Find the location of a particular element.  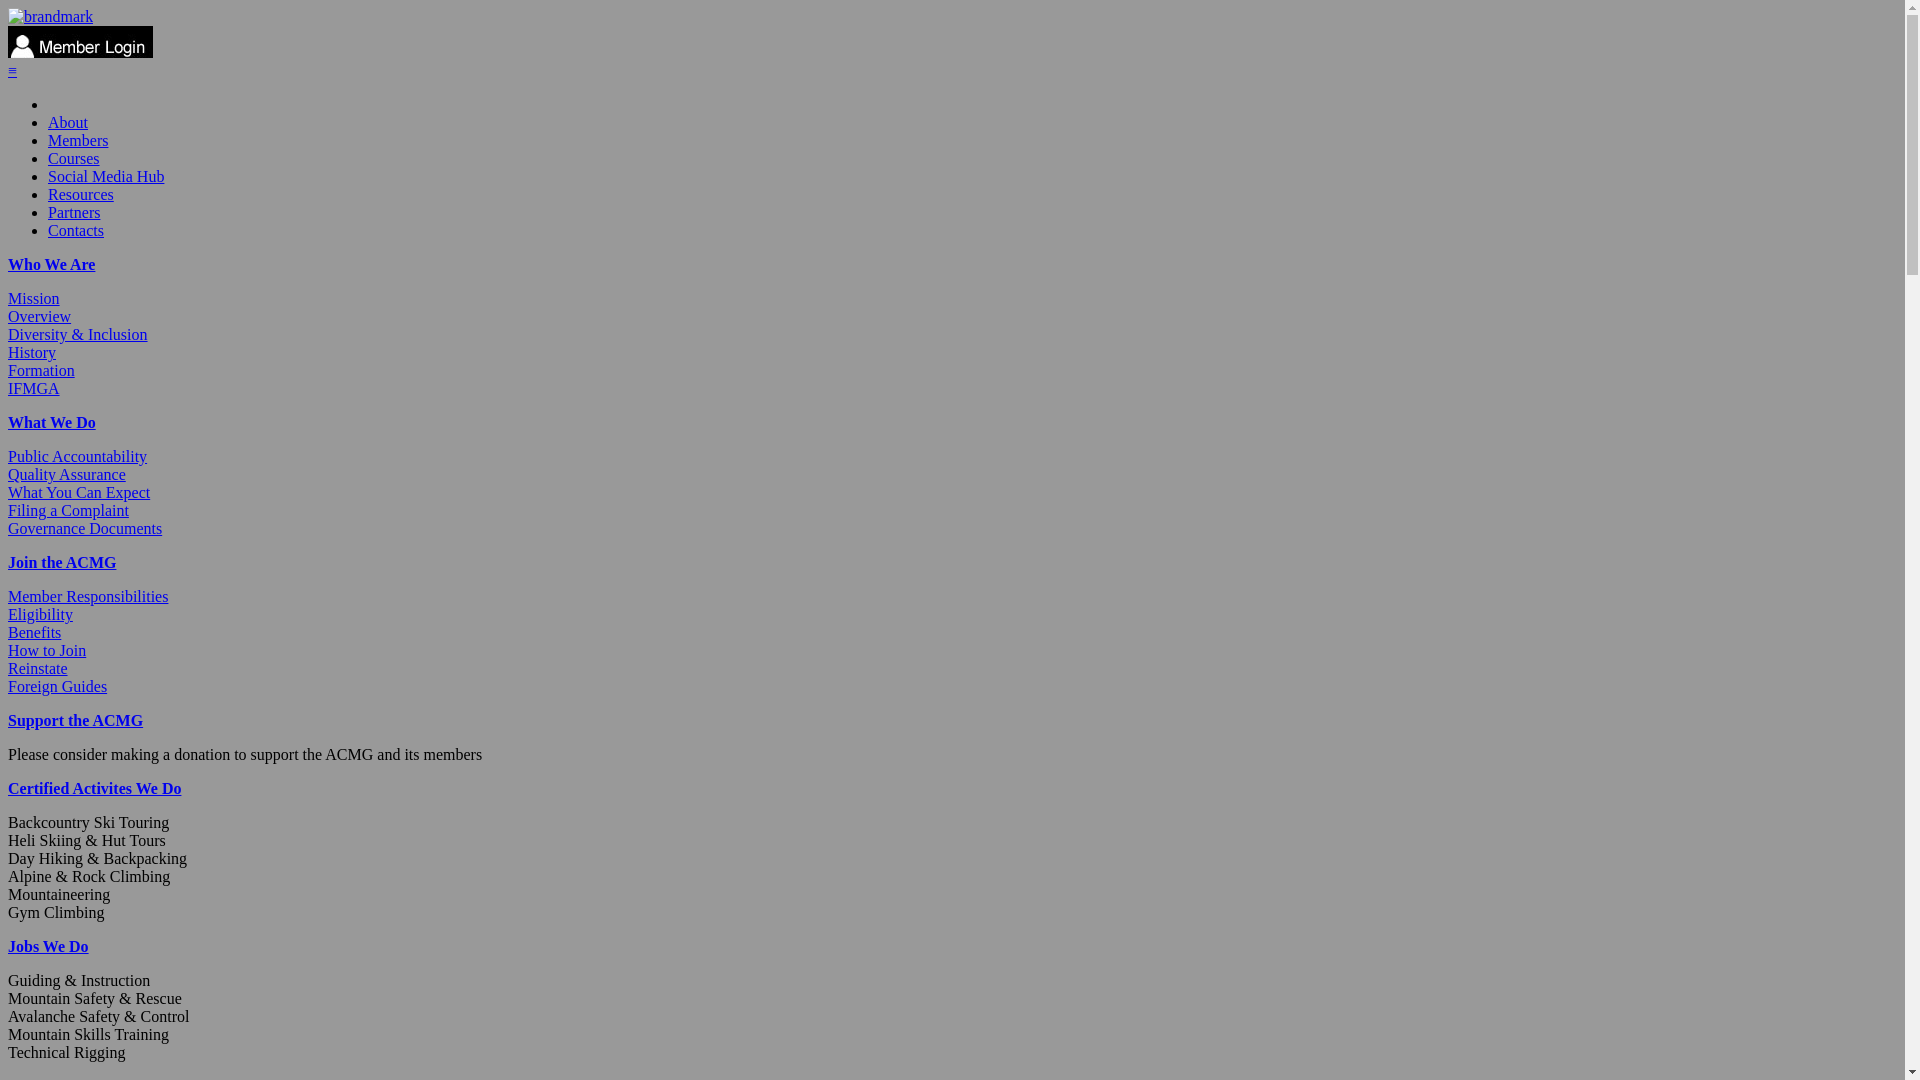

'Member Responsibilities' is located at coordinates (86, 595).